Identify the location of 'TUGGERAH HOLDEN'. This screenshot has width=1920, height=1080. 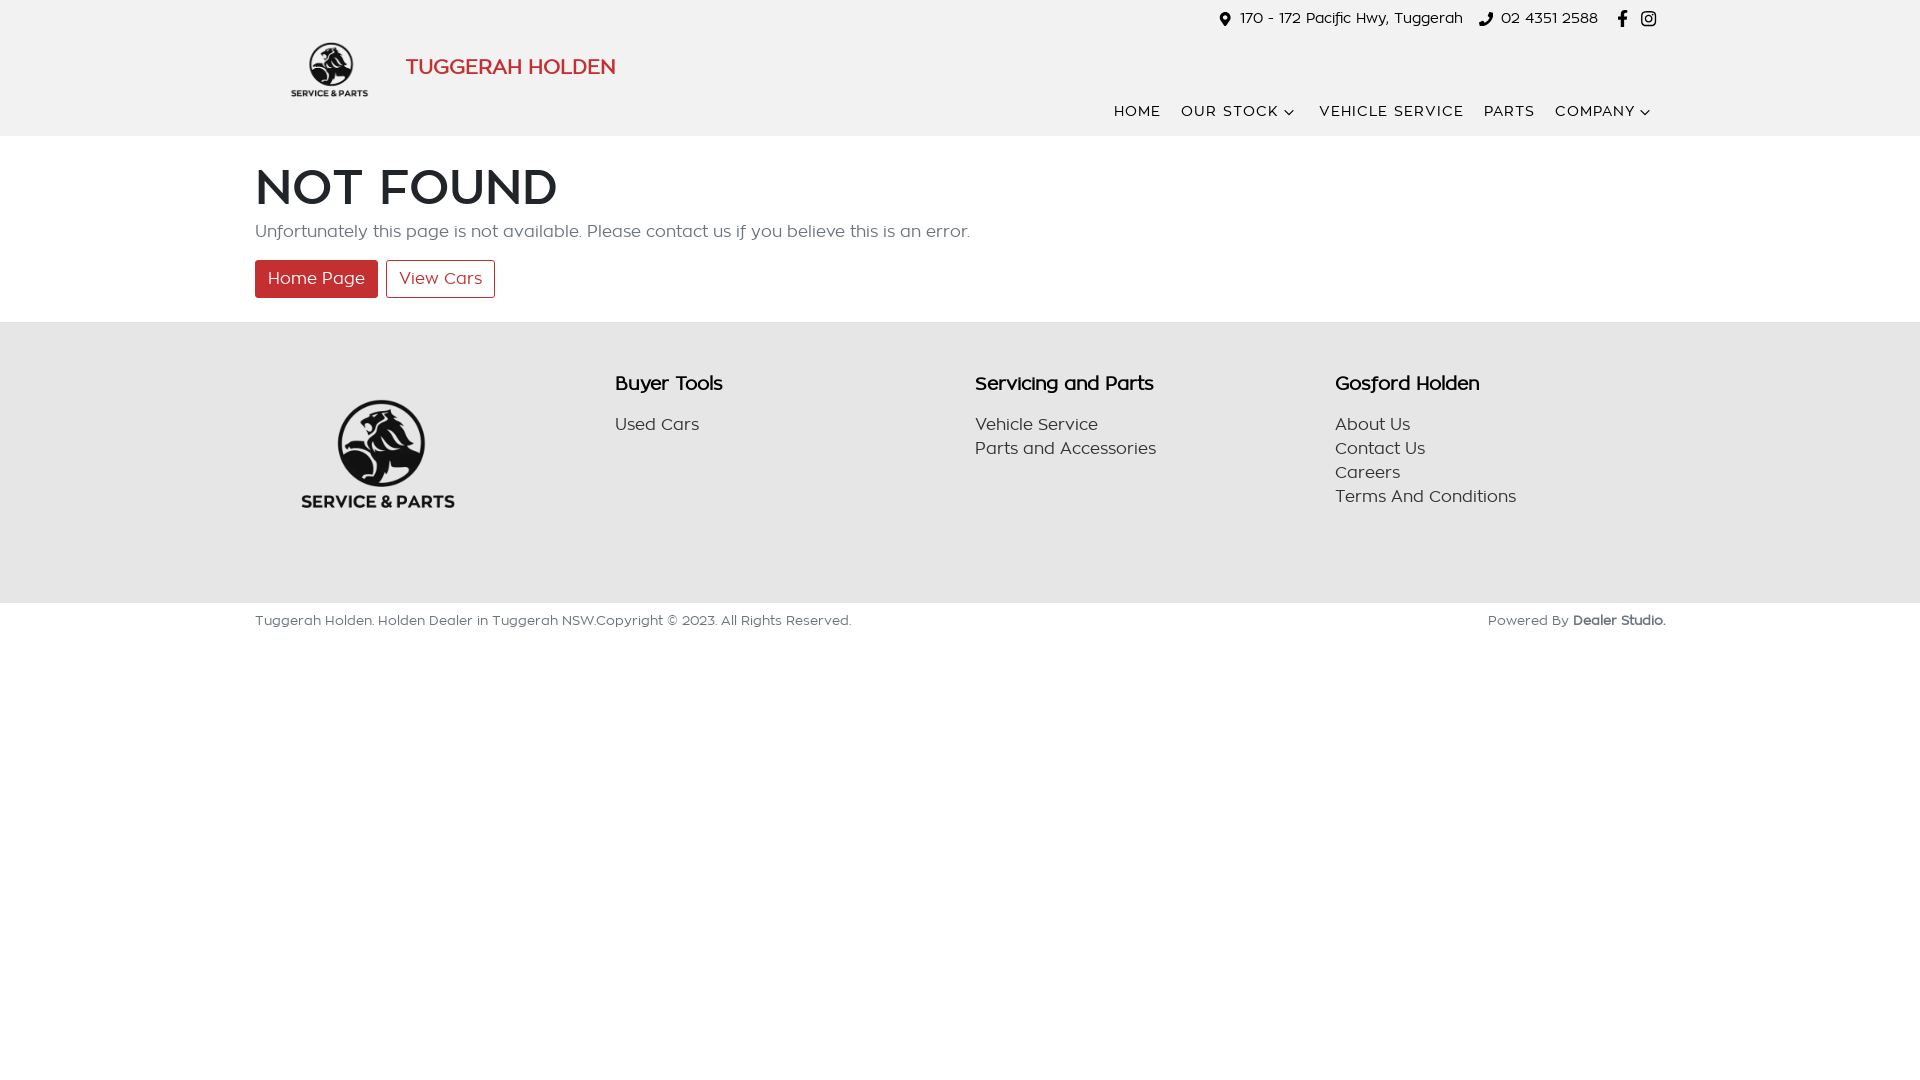
(434, 67).